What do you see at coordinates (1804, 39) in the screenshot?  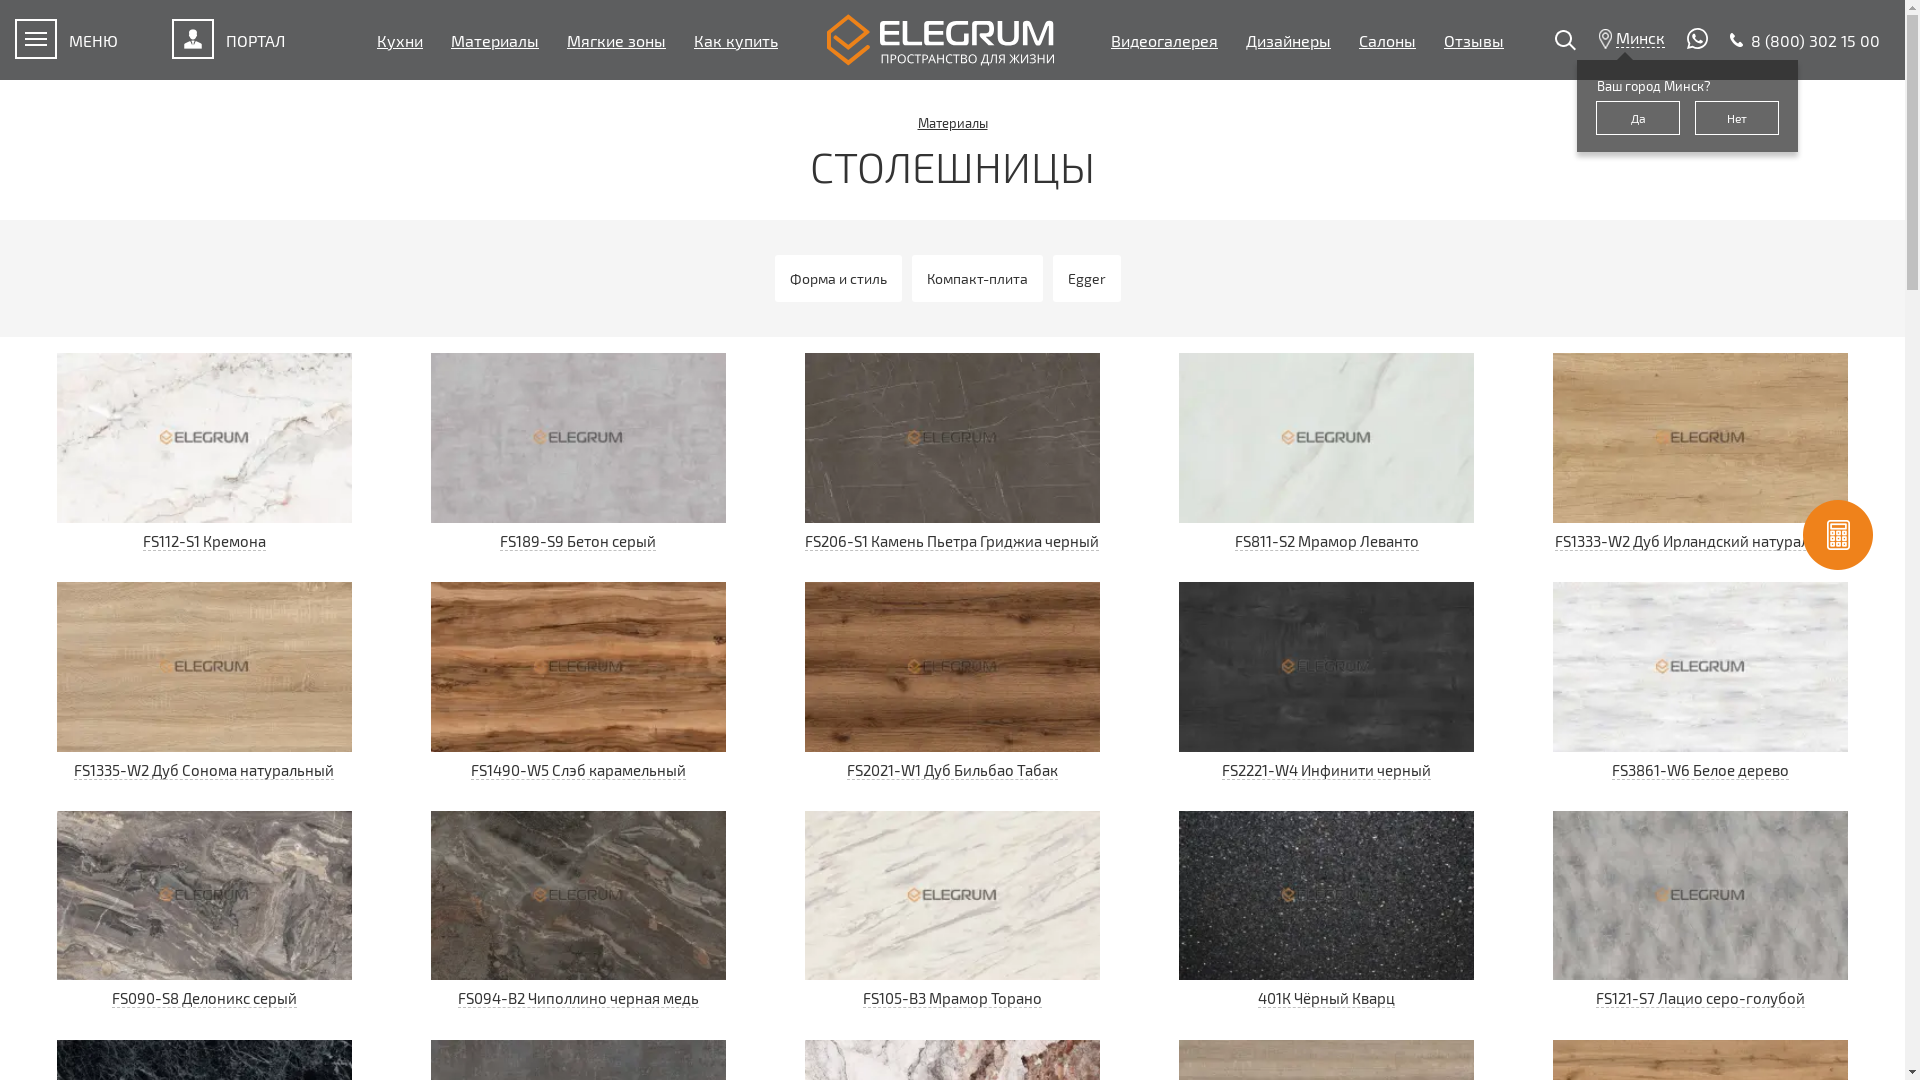 I see `'8 (800) 302 15 00'` at bounding box center [1804, 39].